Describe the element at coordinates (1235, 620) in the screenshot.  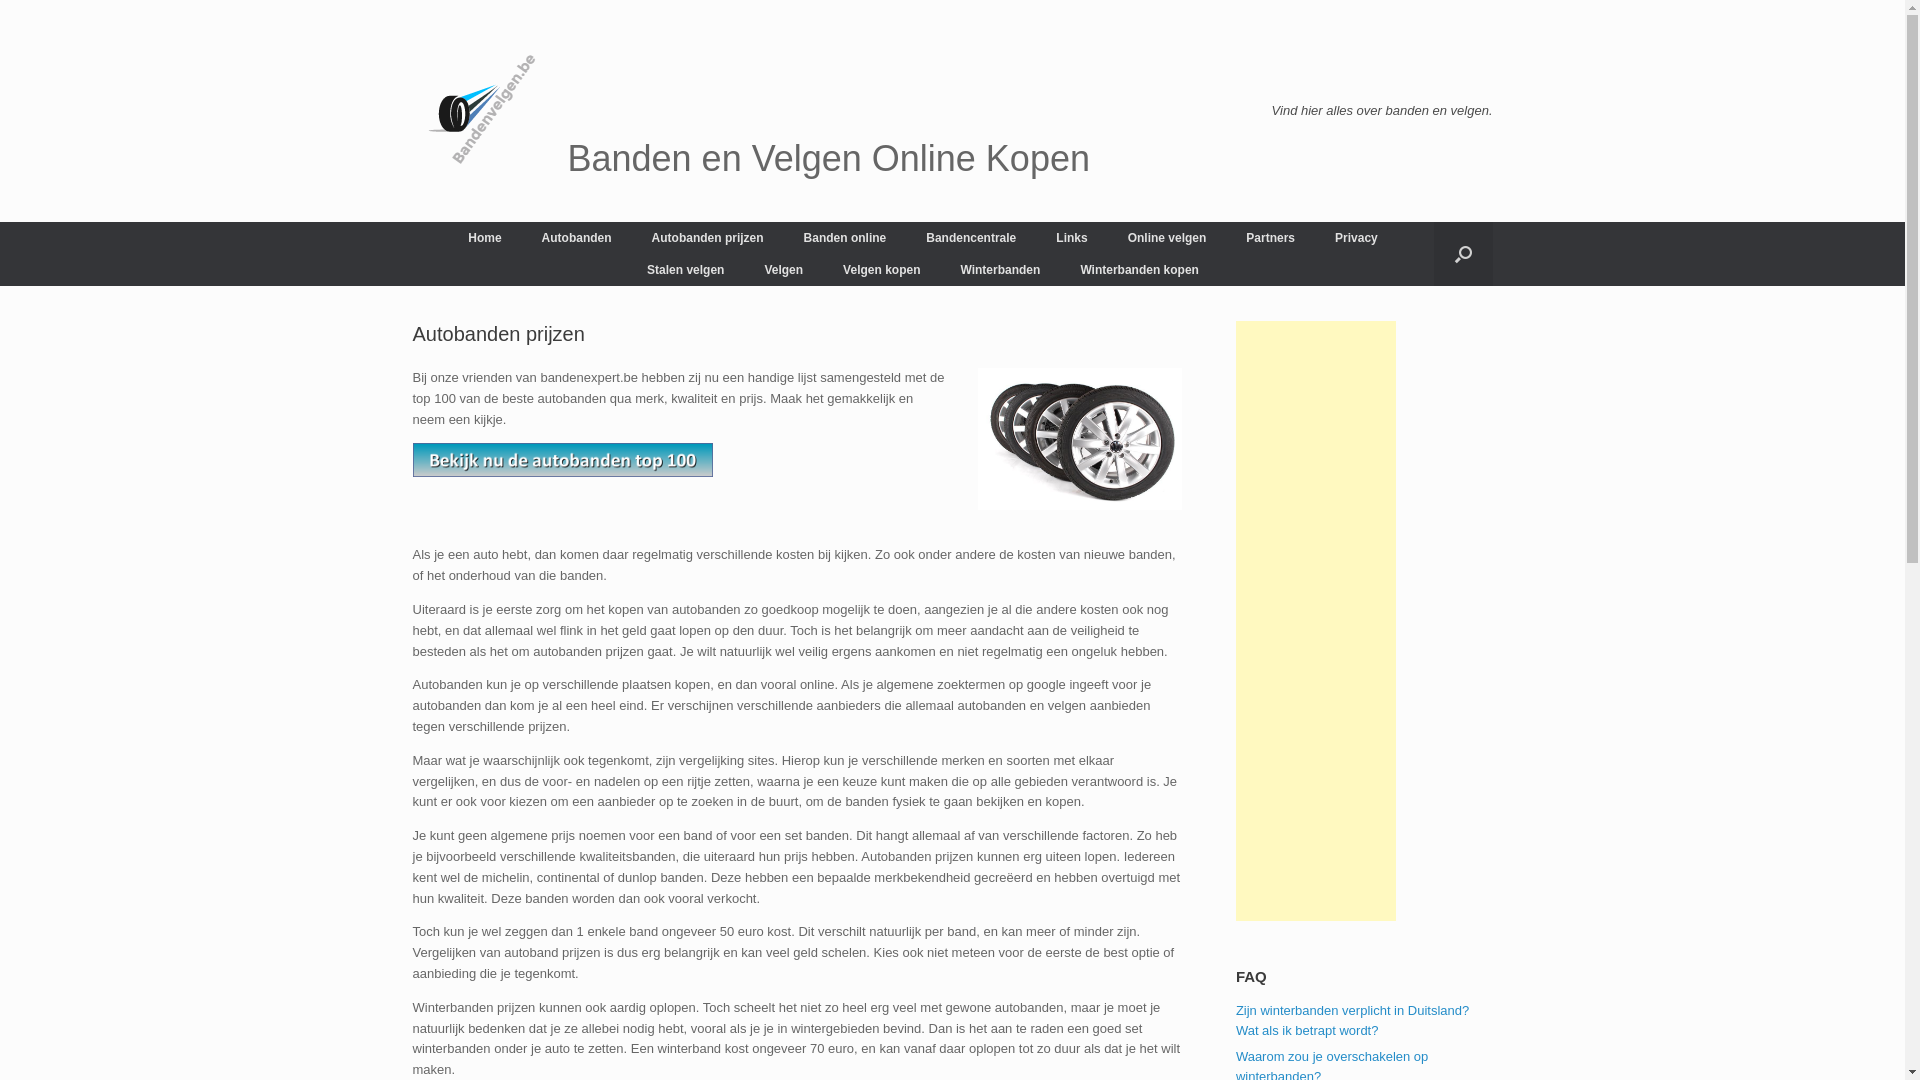
I see `'Advertisement'` at that location.